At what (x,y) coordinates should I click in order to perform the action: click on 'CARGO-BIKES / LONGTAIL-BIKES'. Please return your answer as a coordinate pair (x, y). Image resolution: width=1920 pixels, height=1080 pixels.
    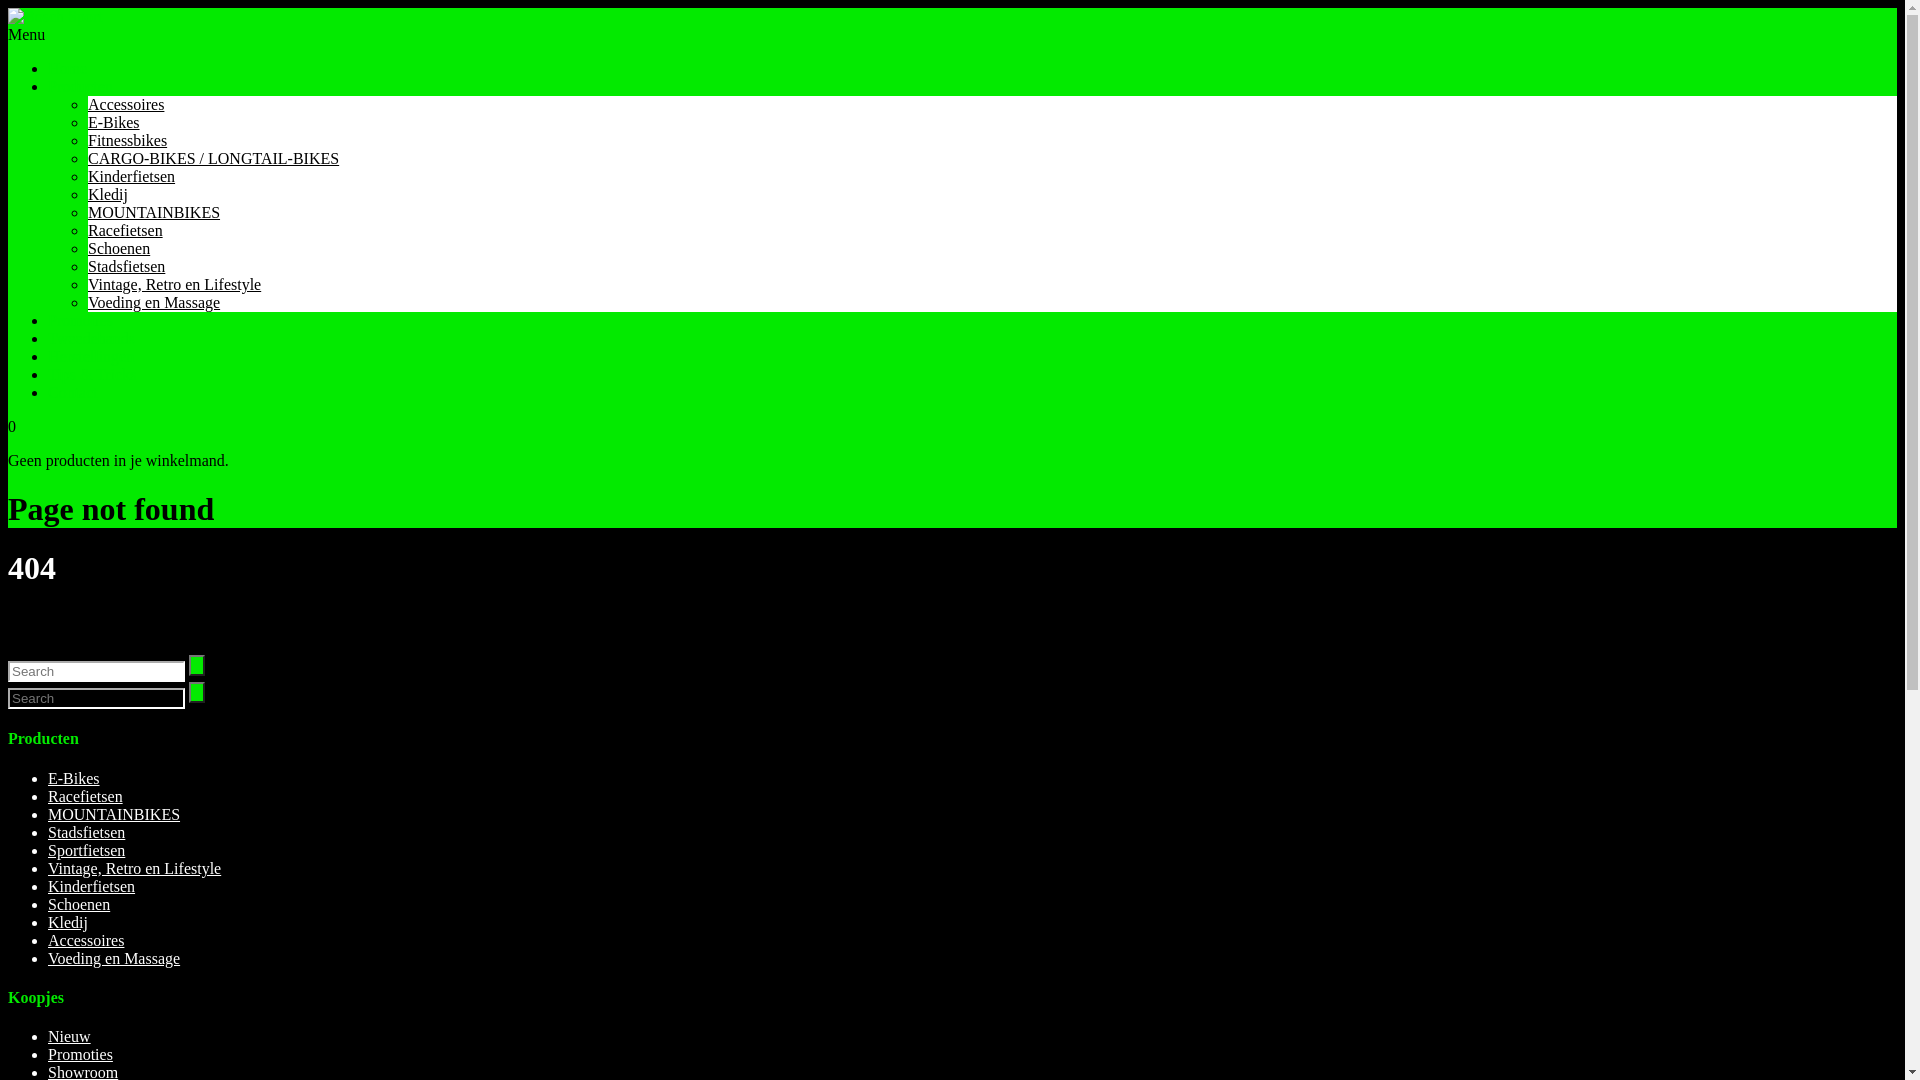
    Looking at the image, I should click on (213, 157).